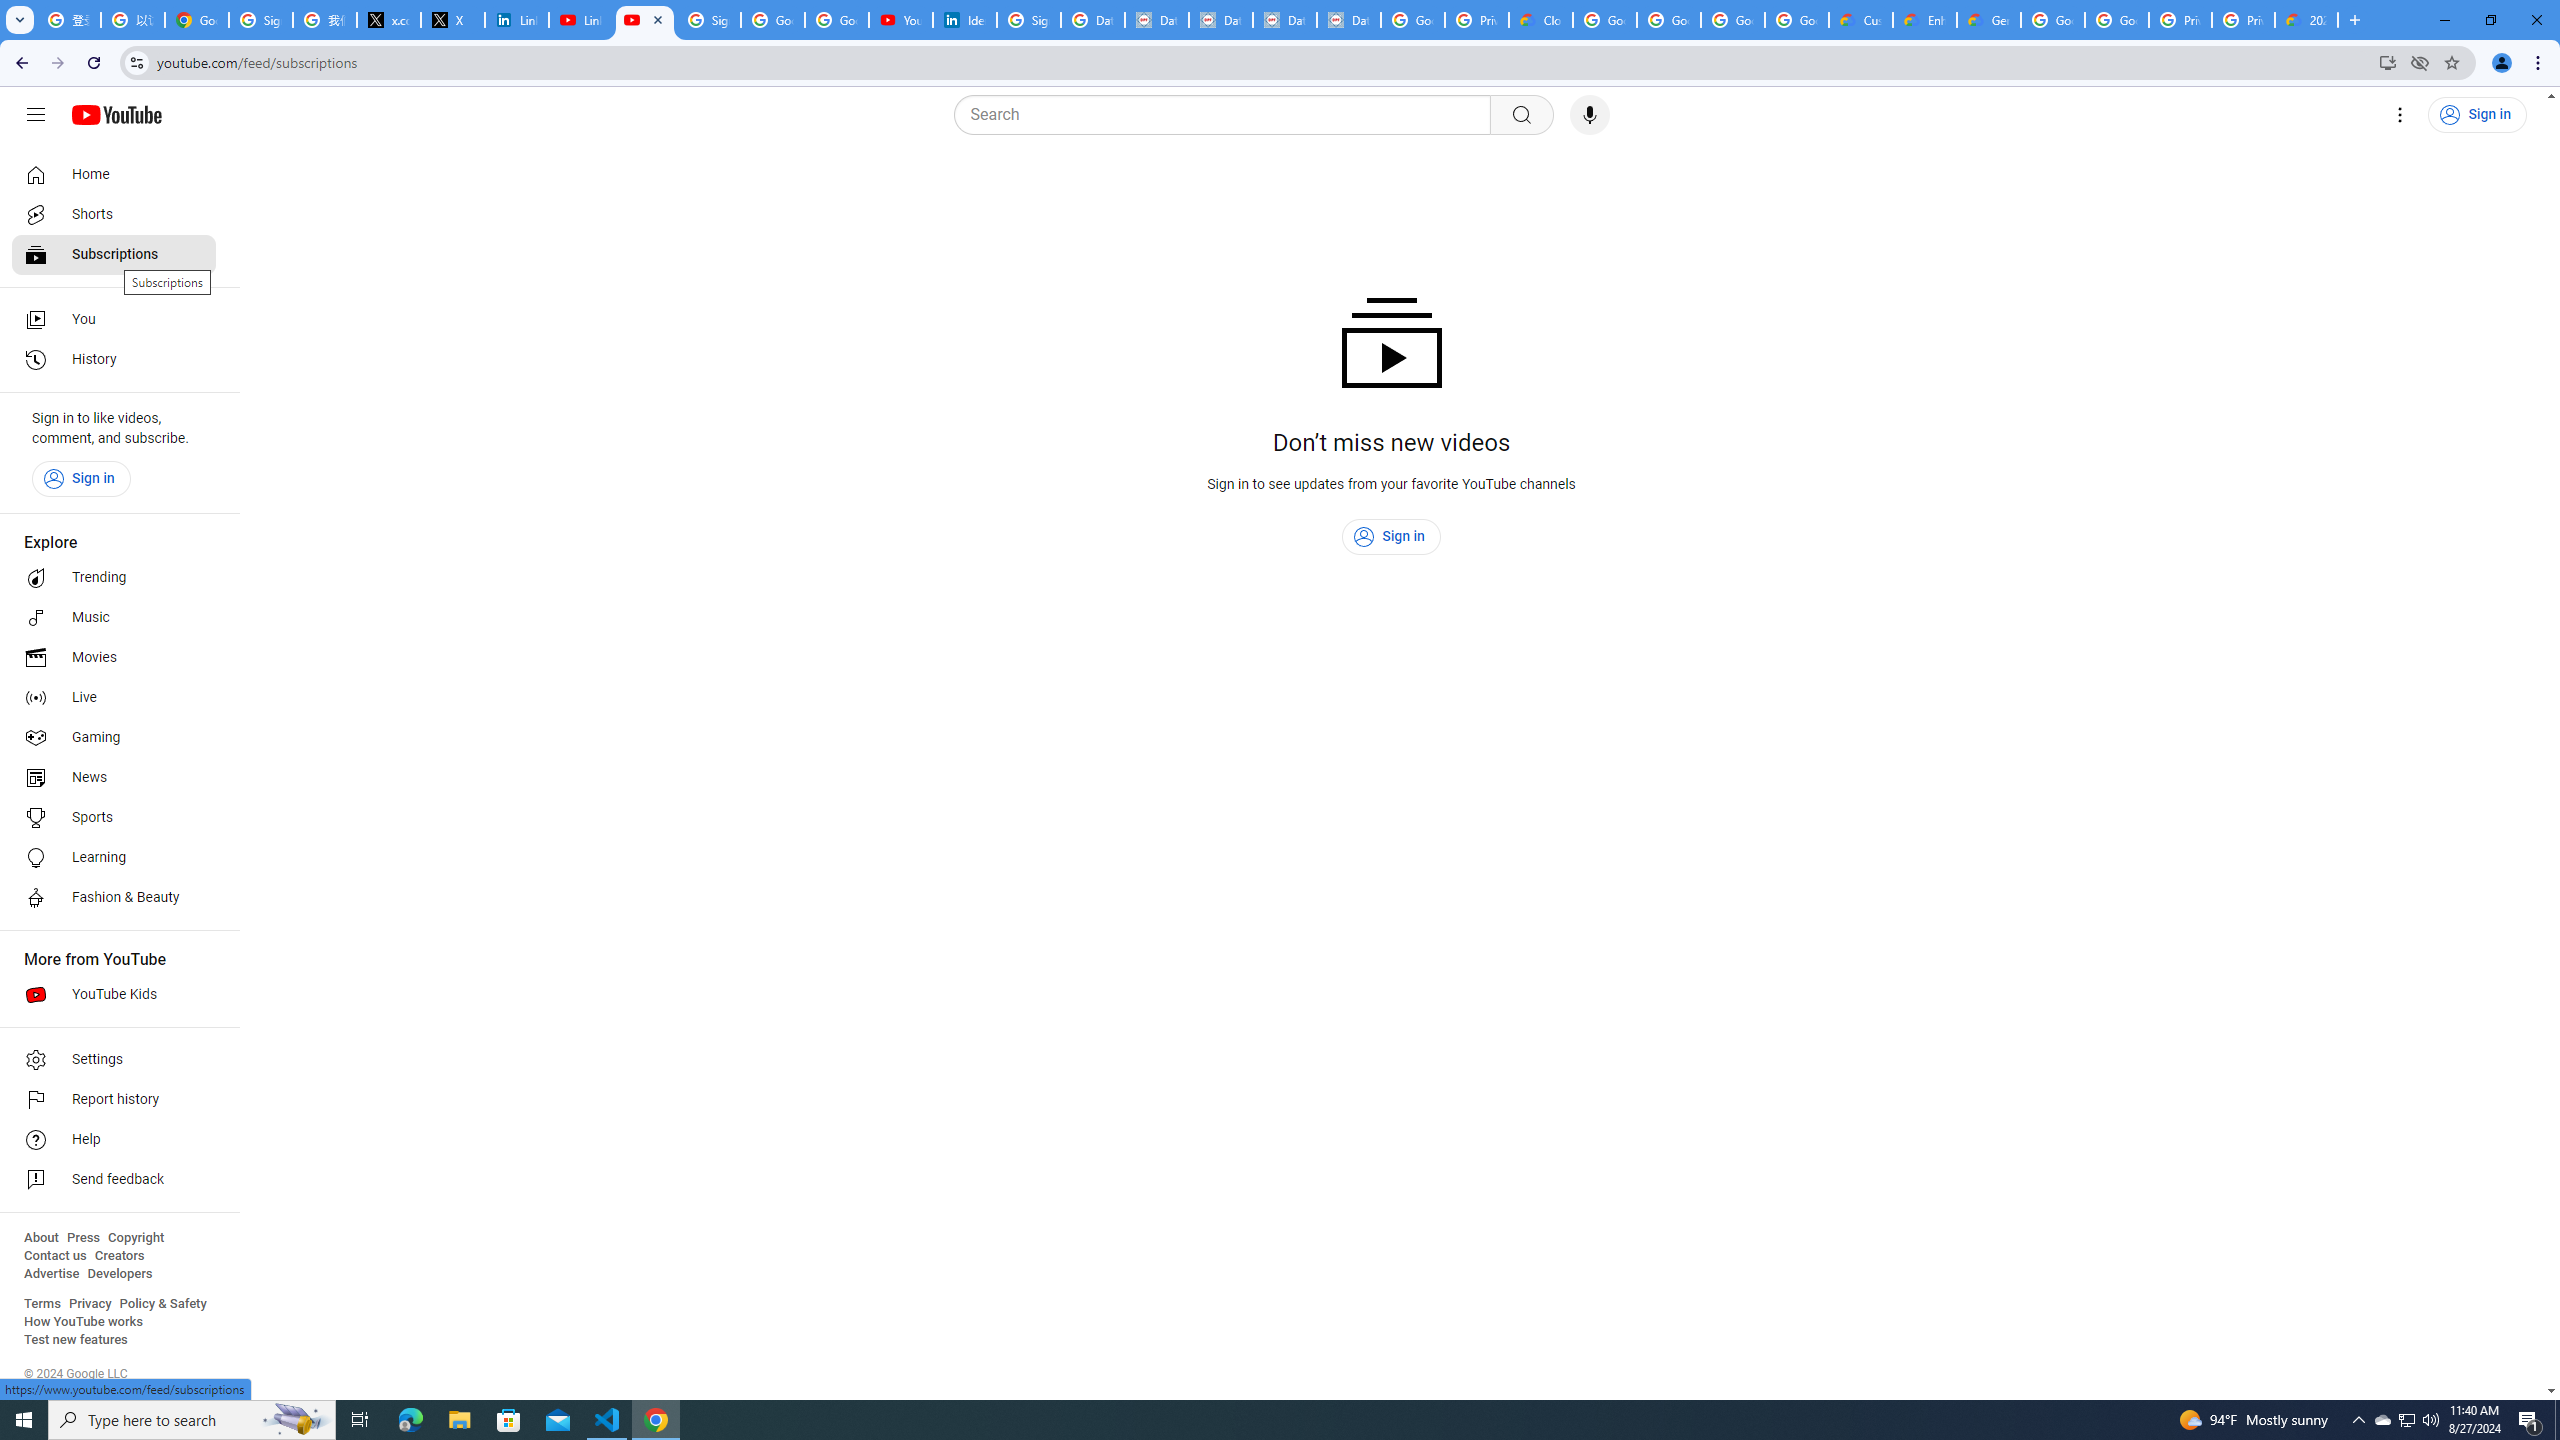 The image size is (2560, 1440). Describe the element at coordinates (40, 1237) in the screenshot. I see `'About'` at that location.